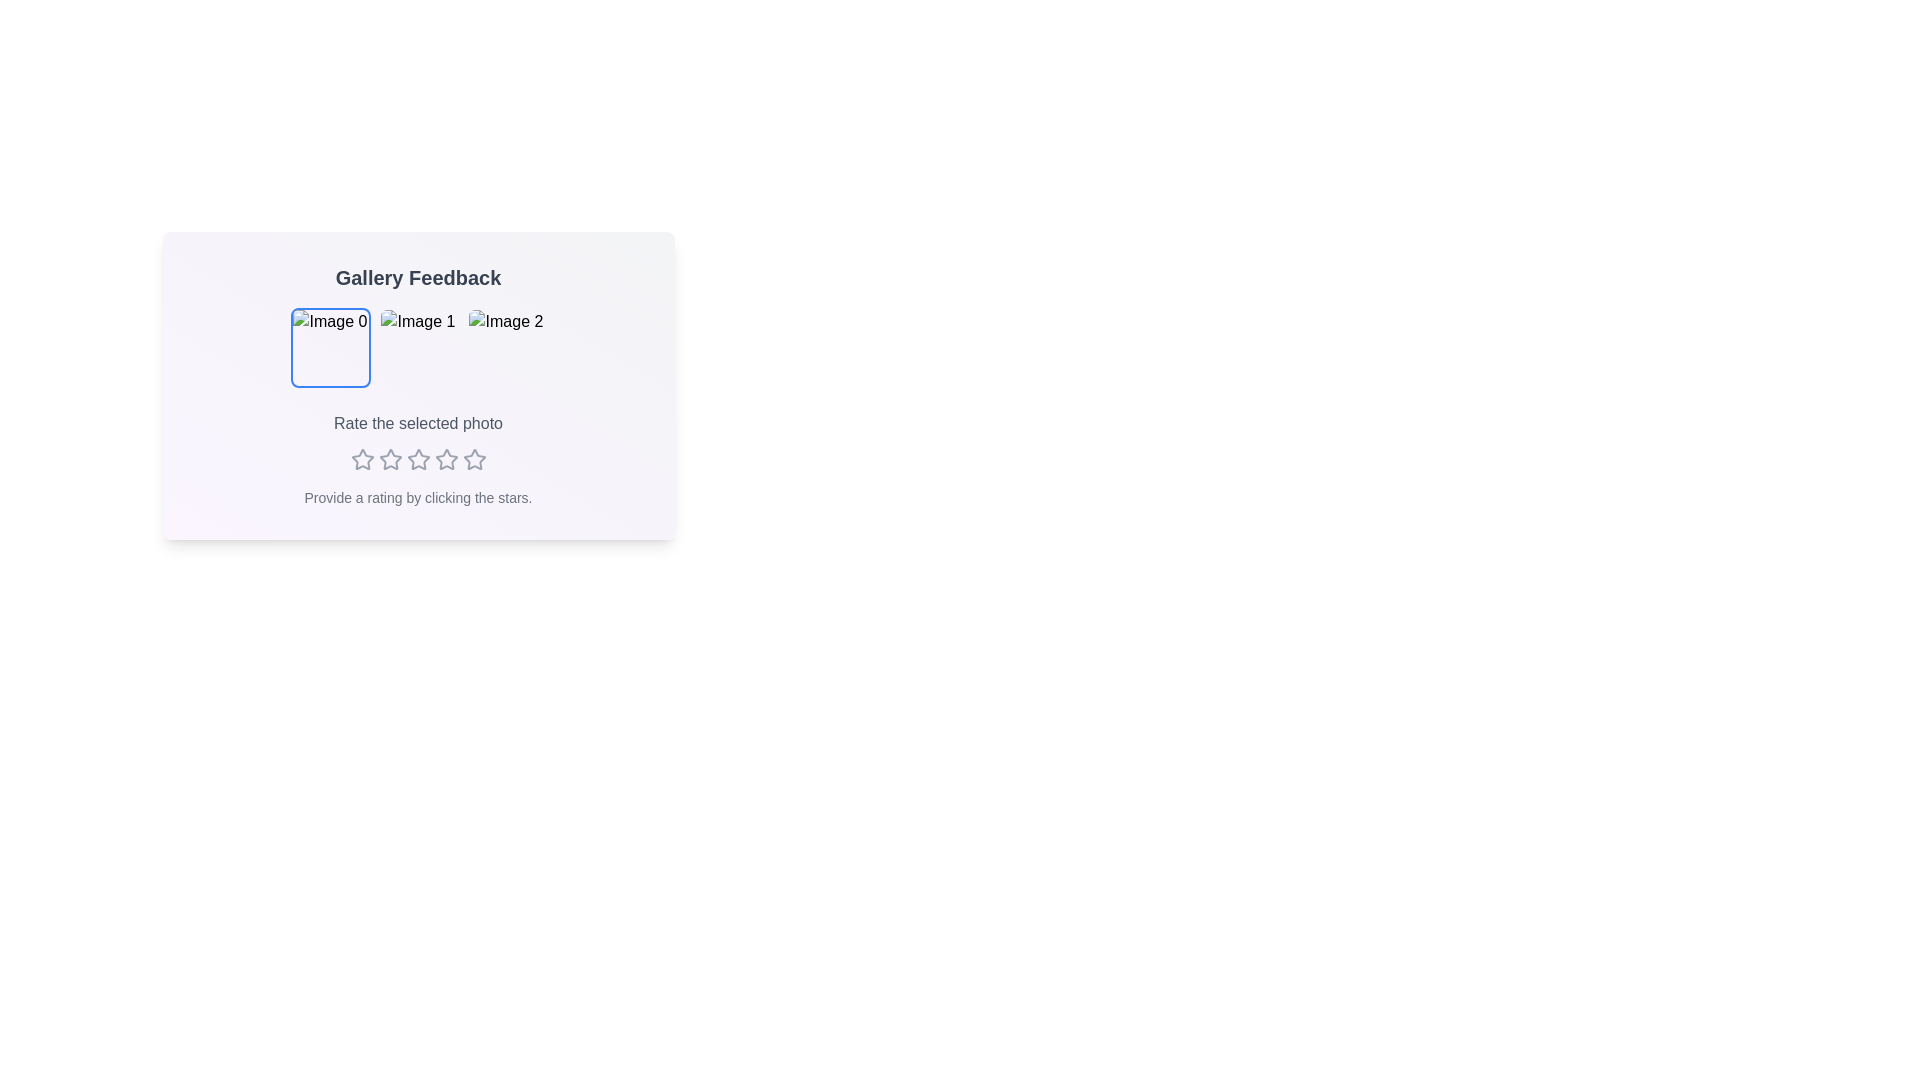 The image size is (1920, 1080). What do you see at coordinates (417, 459) in the screenshot?
I see `the third rating star in the 'Rate the selected photo' section` at bounding box center [417, 459].